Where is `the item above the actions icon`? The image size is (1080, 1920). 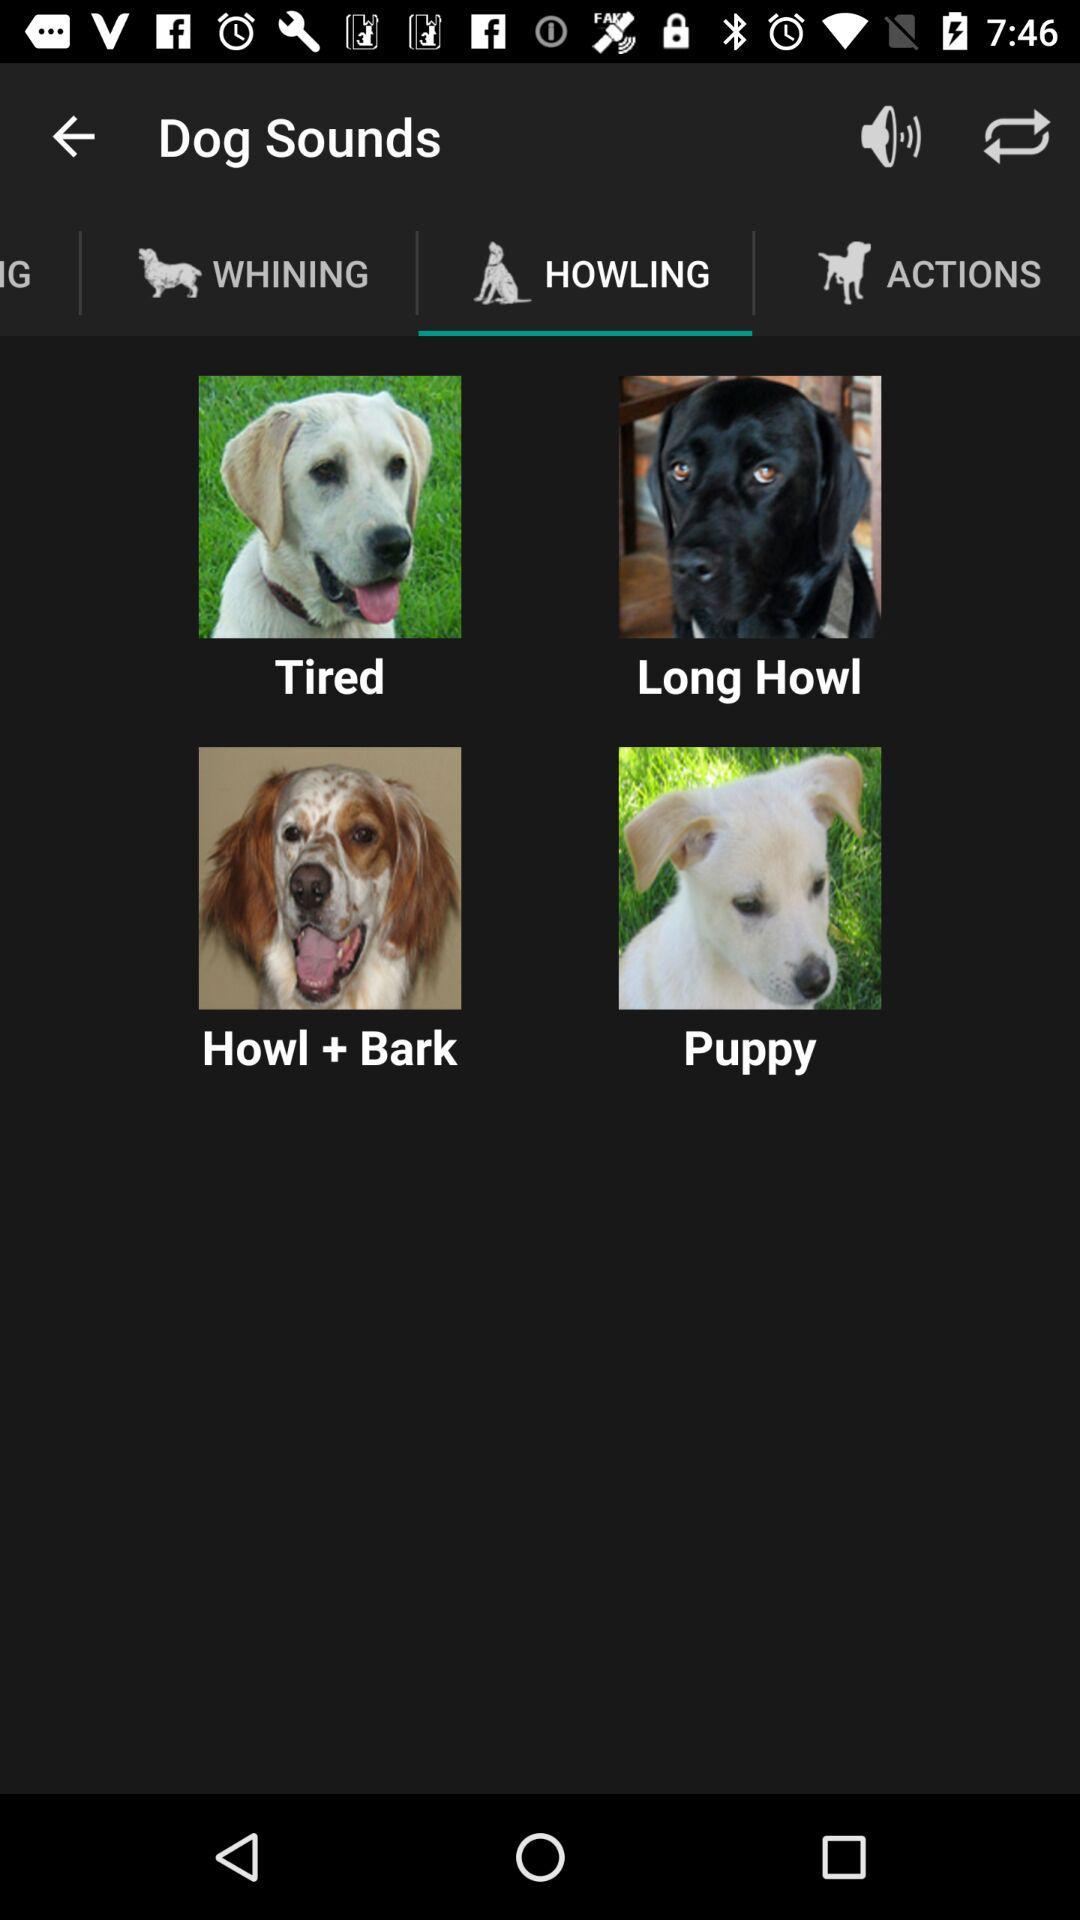 the item above the actions icon is located at coordinates (890, 135).